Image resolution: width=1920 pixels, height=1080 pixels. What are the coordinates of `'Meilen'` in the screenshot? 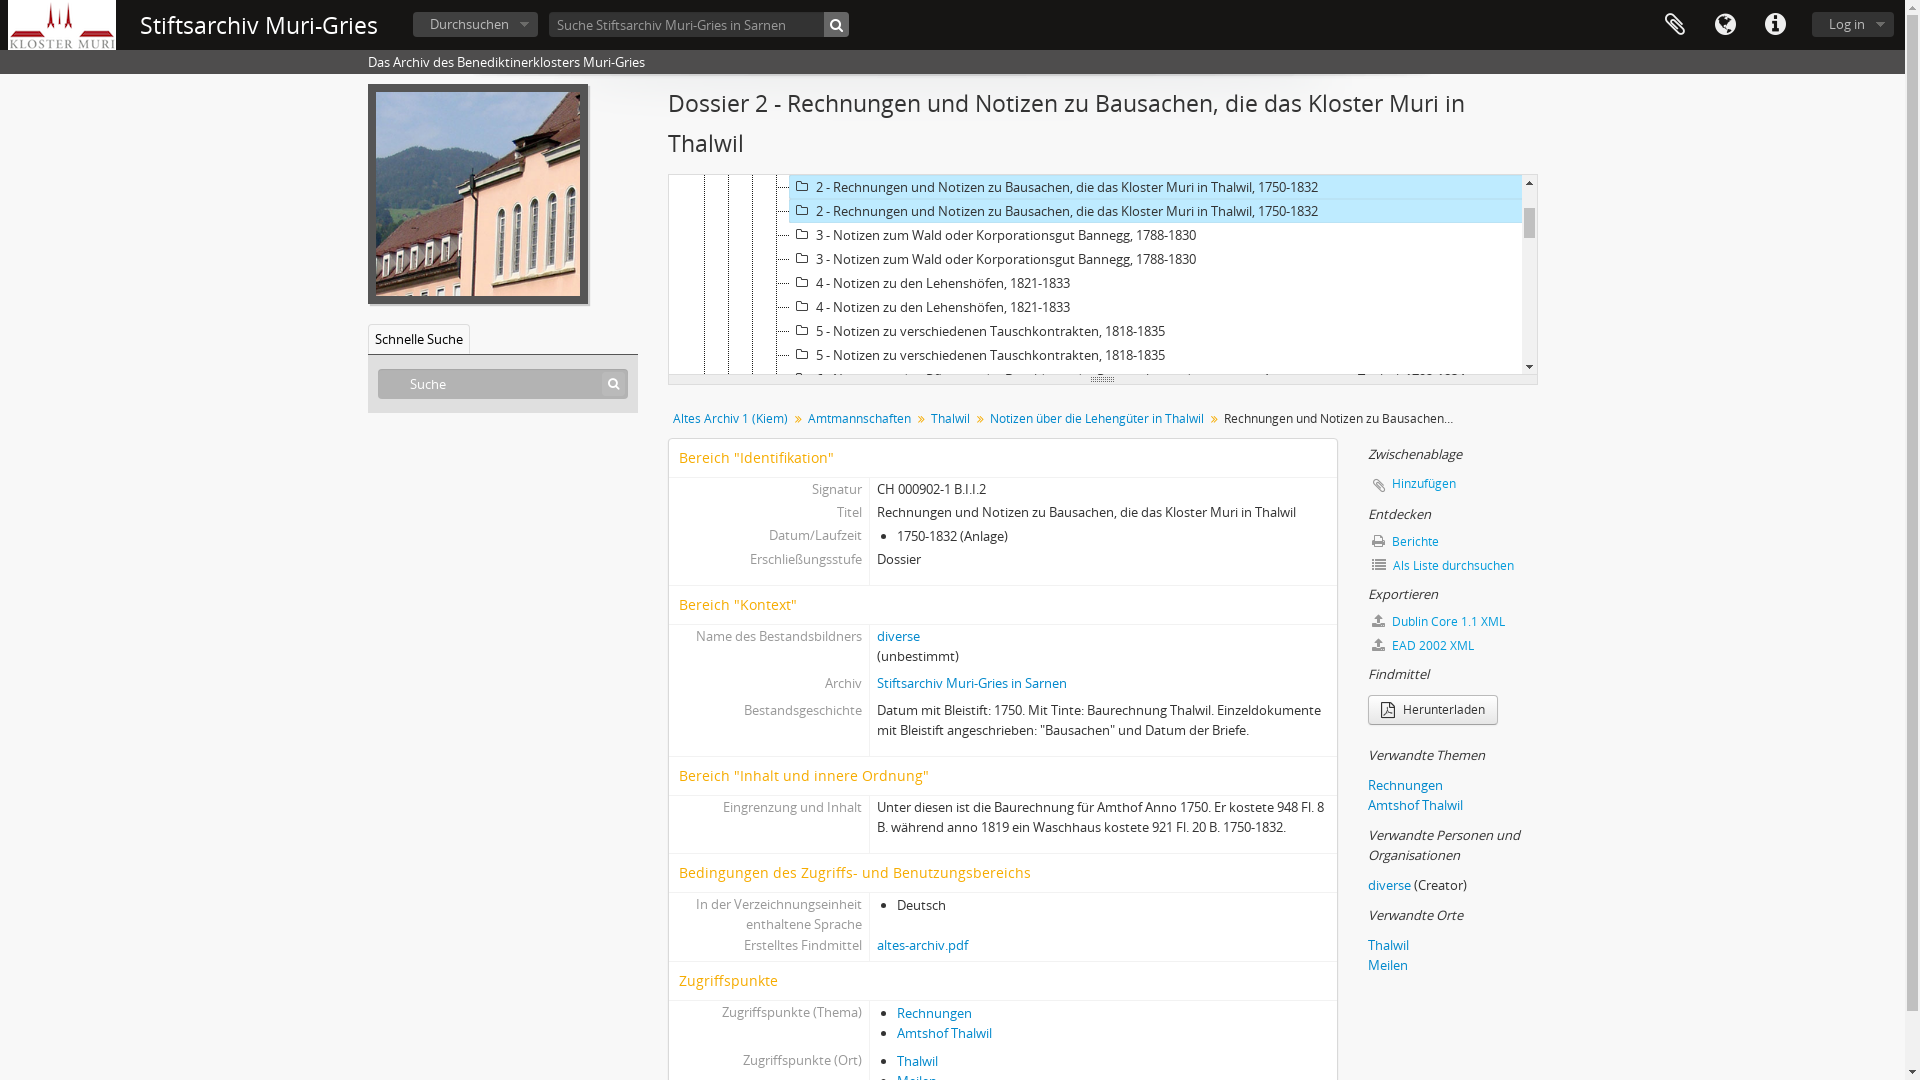 It's located at (1386, 963).